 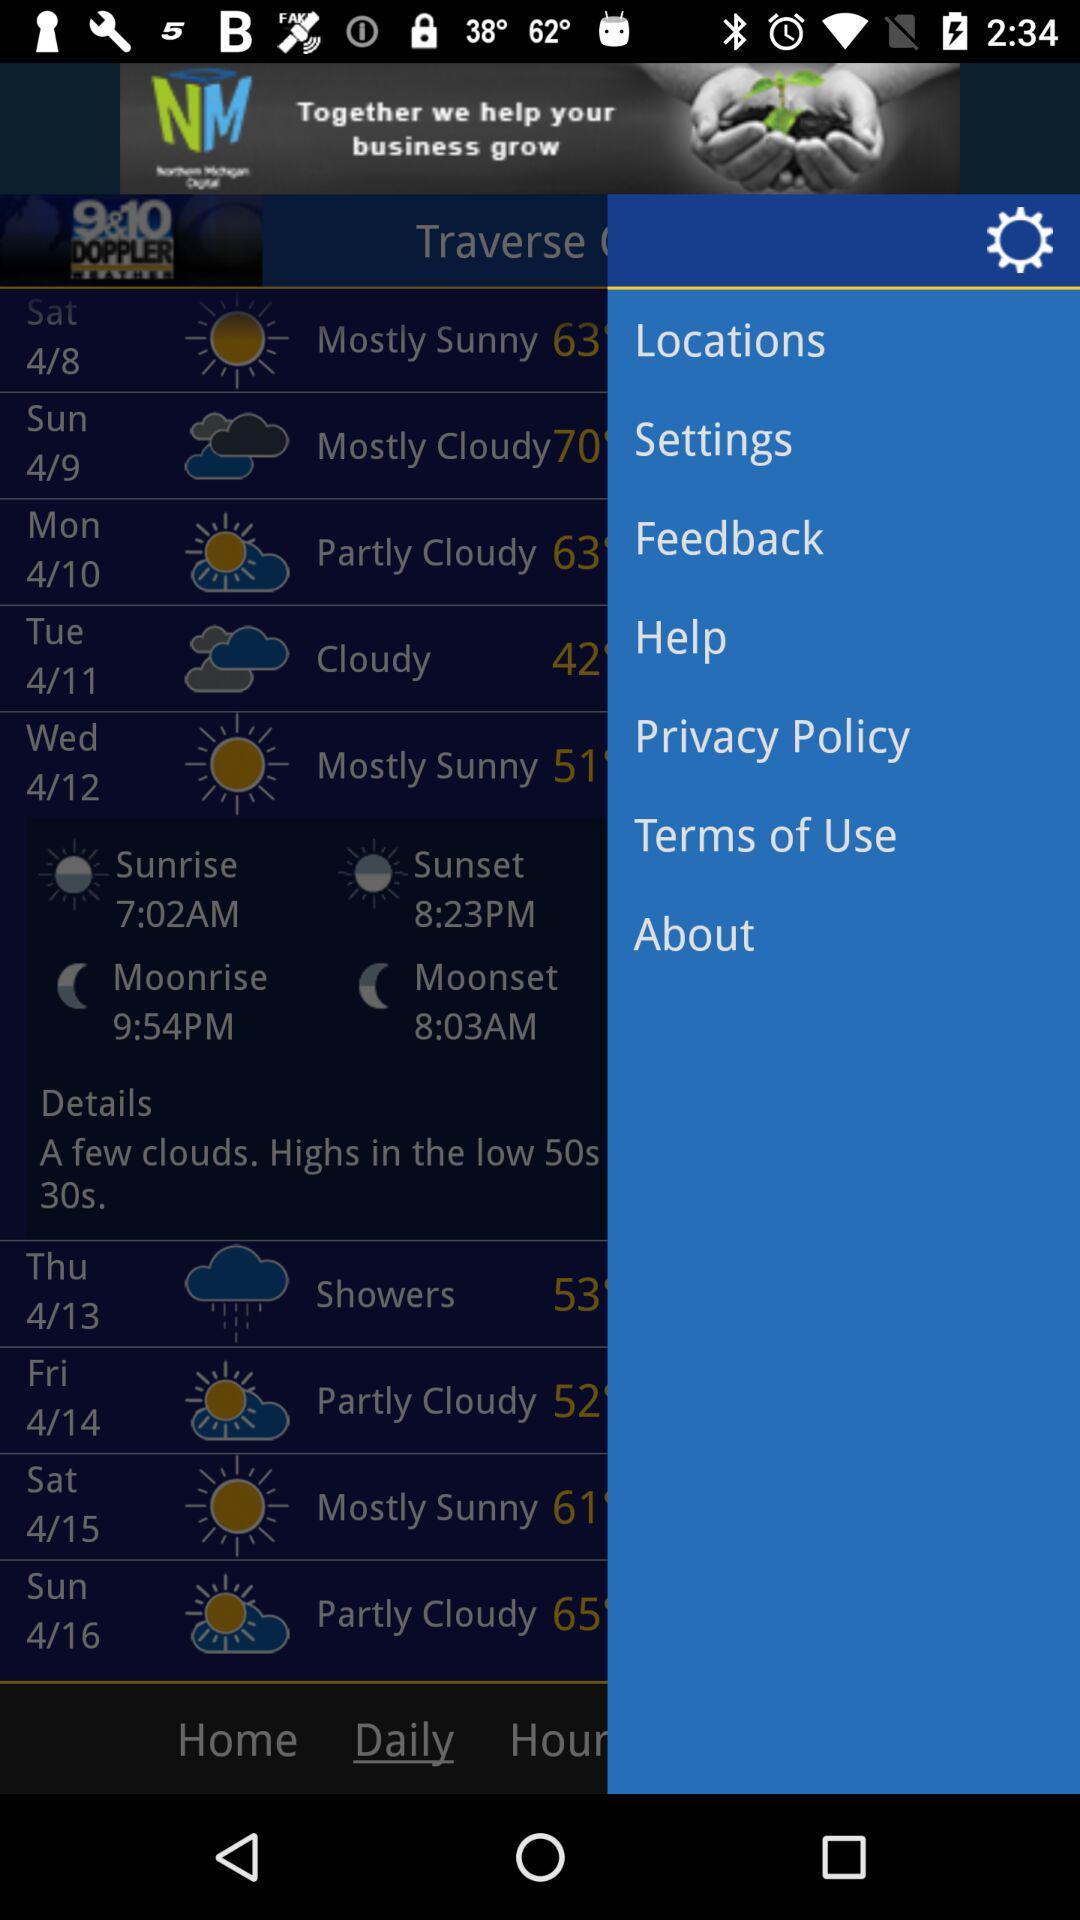 I want to click on hour, so click(x=655, y=1737).